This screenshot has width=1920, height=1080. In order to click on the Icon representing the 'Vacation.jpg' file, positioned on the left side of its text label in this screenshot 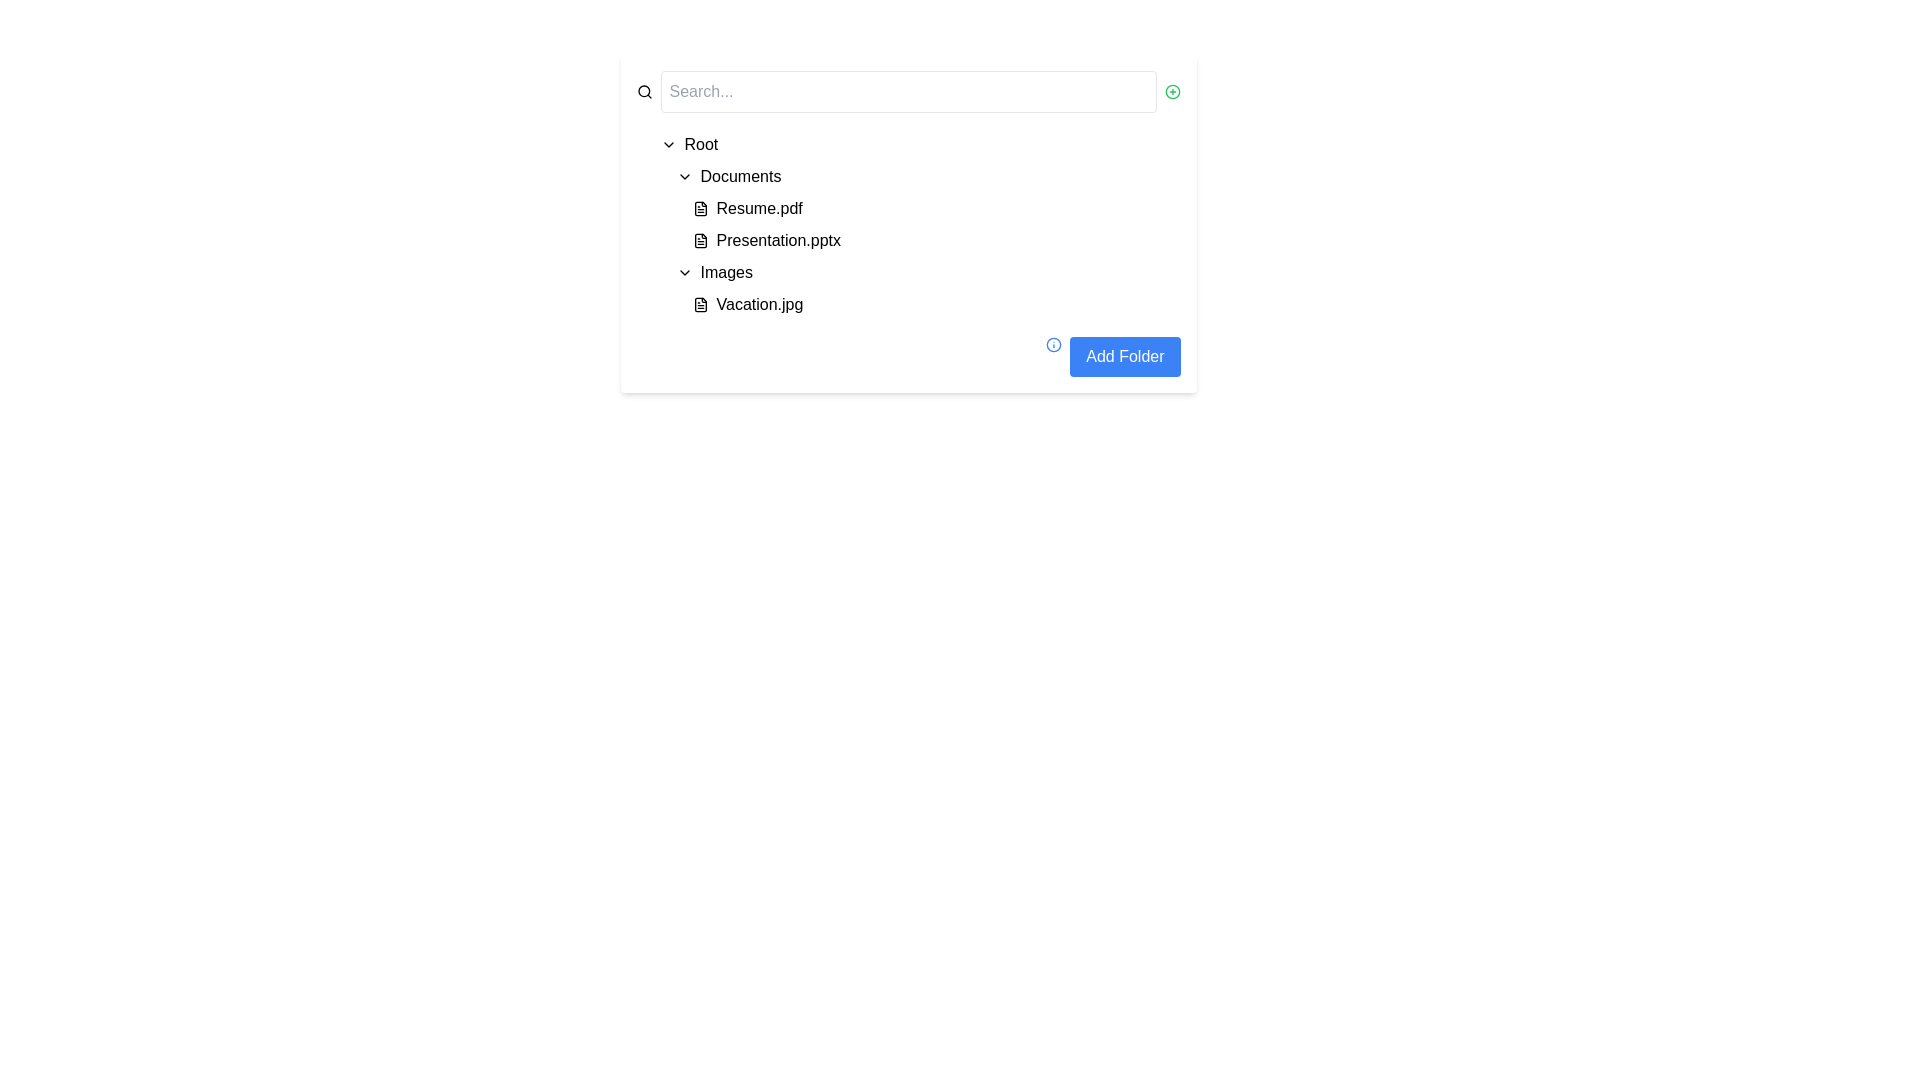, I will do `click(700, 304)`.